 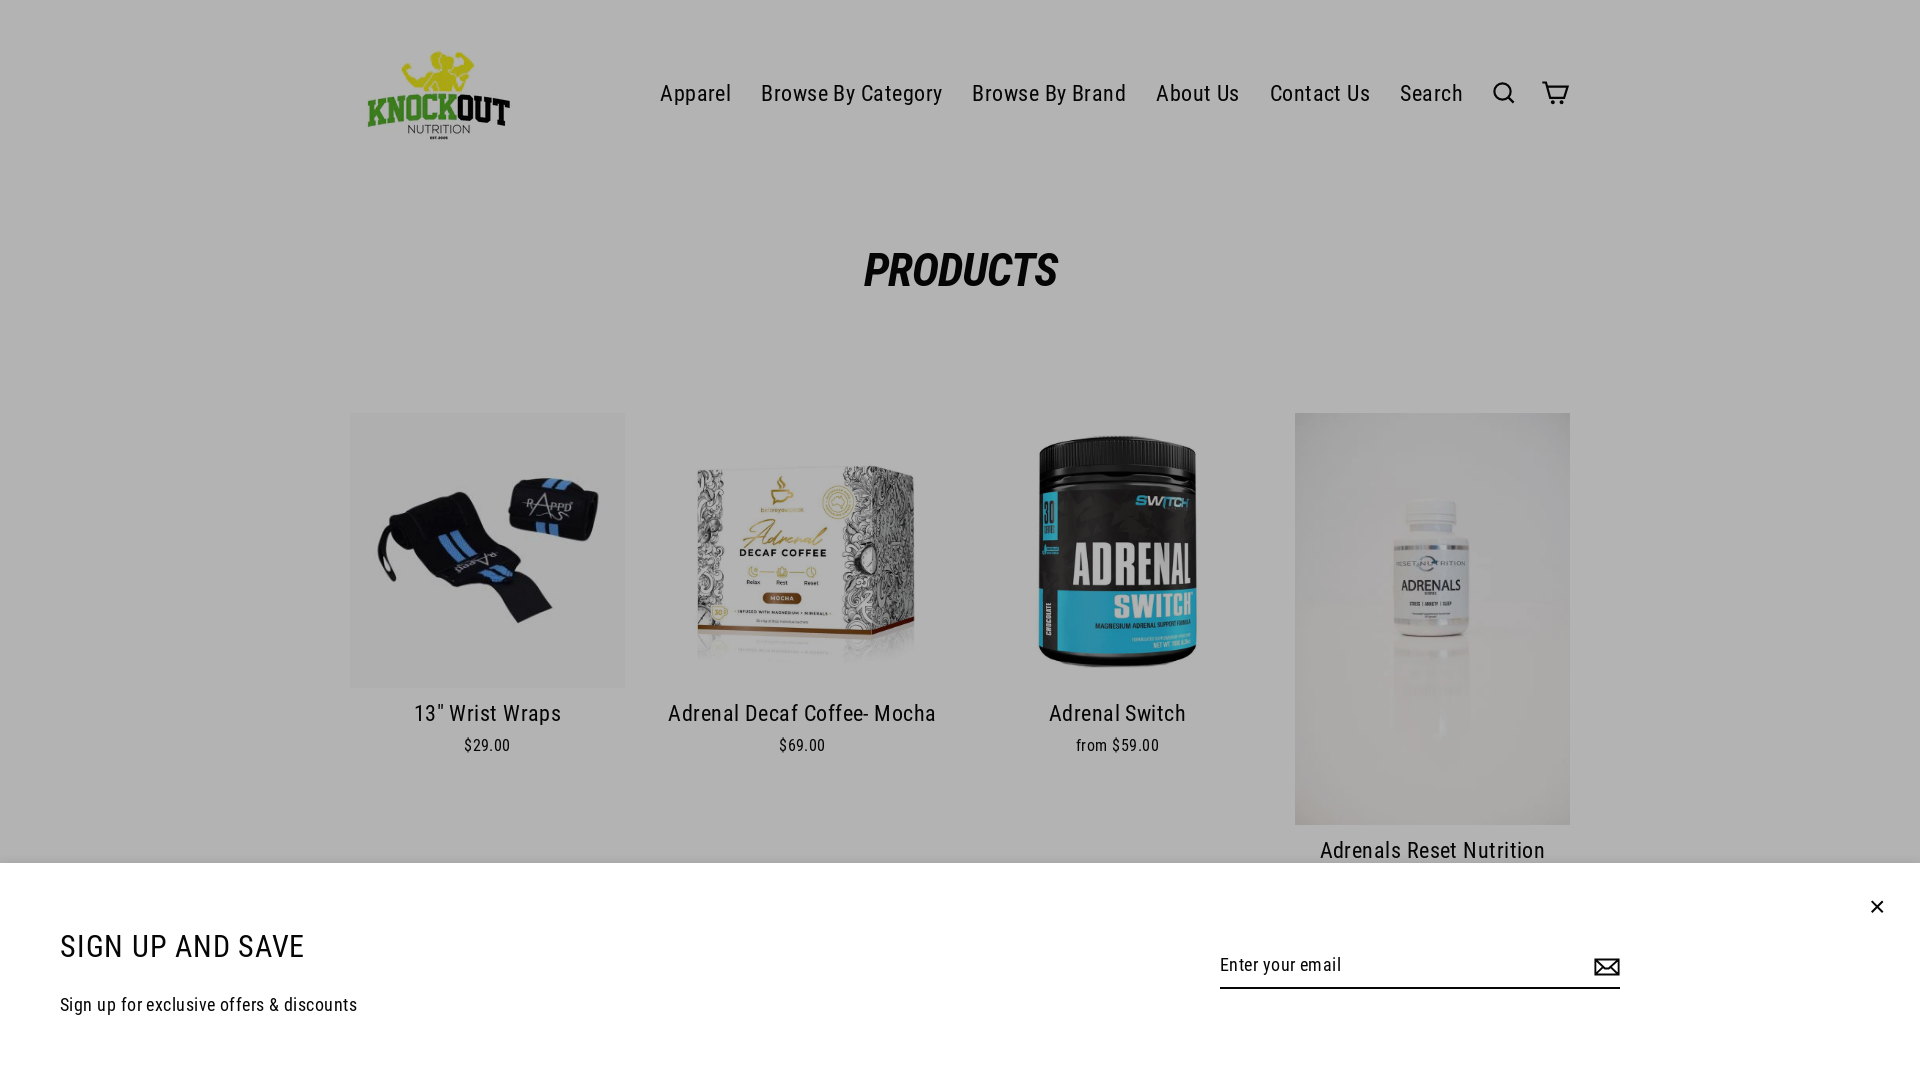 I want to click on 'Apparel', so click(x=644, y=92).